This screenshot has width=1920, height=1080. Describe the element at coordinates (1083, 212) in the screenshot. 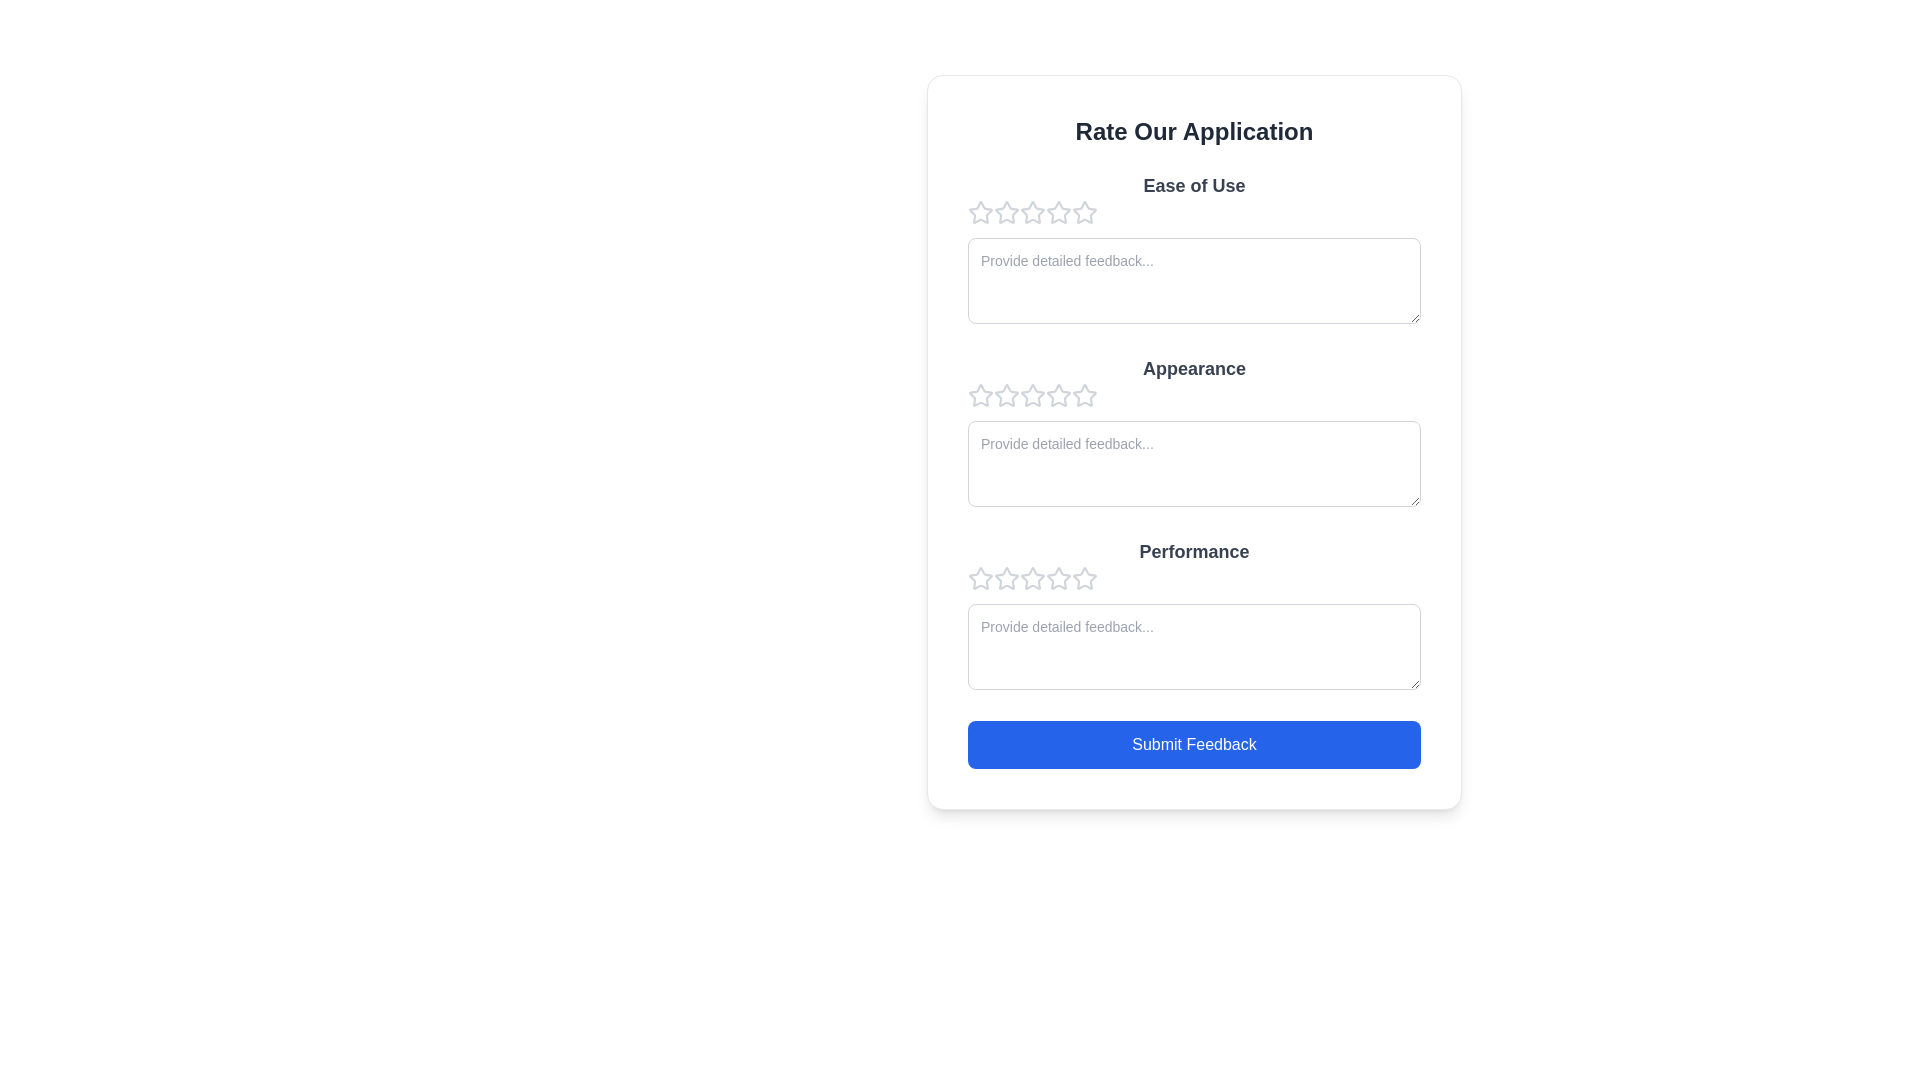

I see `the 5th star in the 'Ease of Use' rating bar to give a rating` at that location.